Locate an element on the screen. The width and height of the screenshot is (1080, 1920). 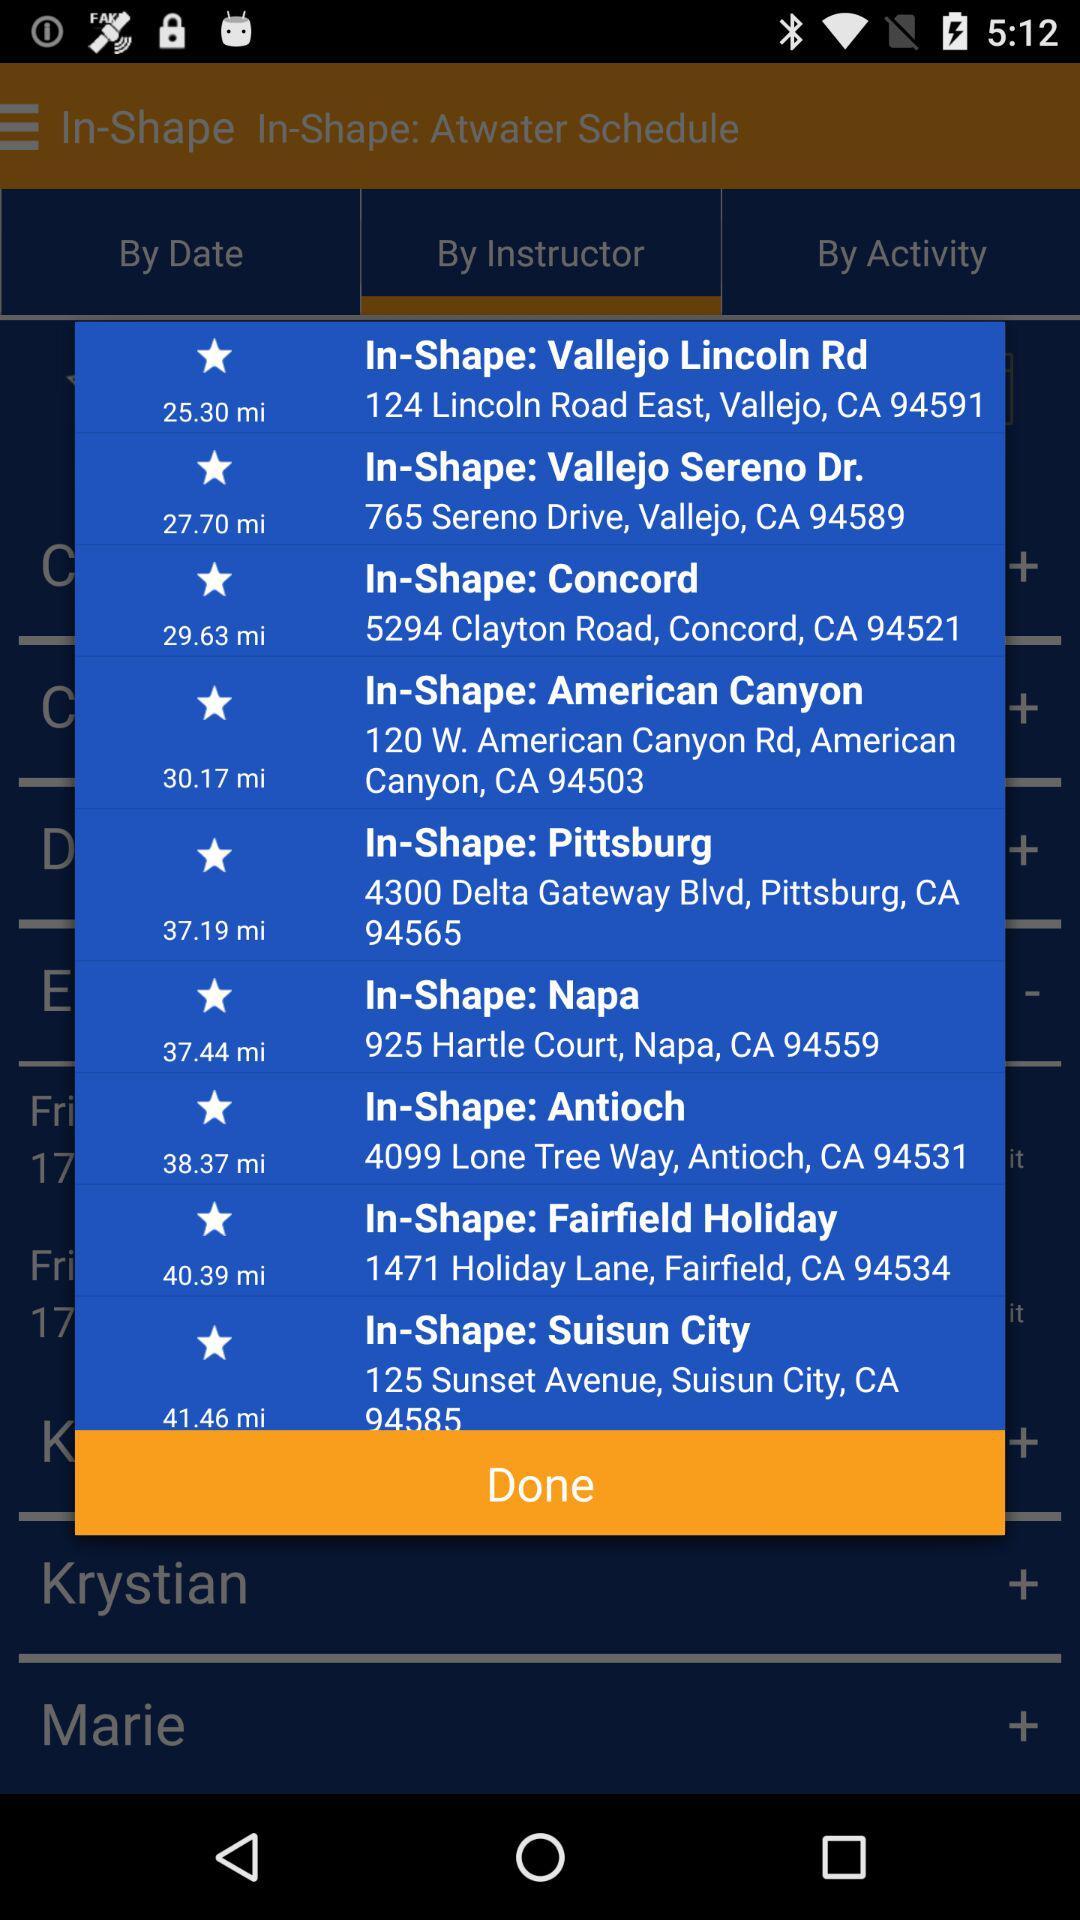
the app below in shape vallejo item is located at coordinates (678, 402).